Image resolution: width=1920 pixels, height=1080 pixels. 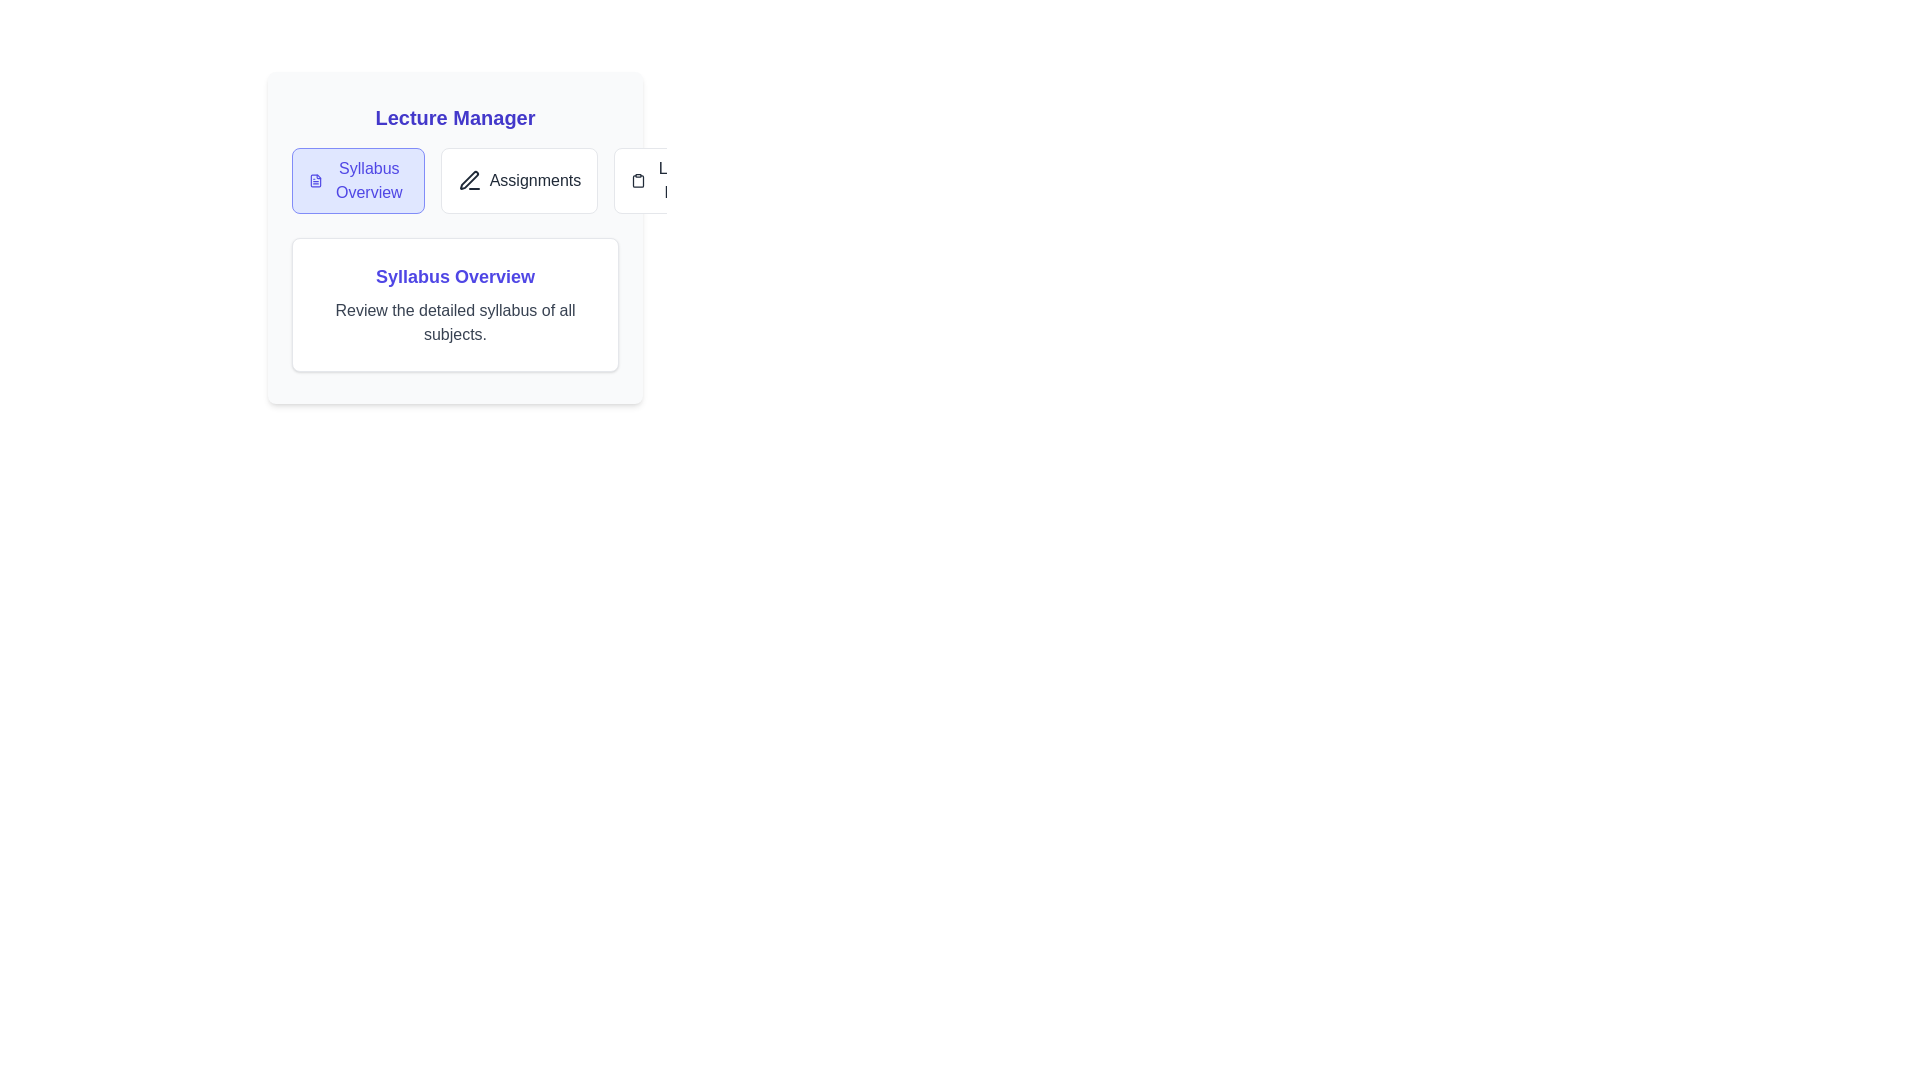 What do you see at coordinates (454, 322) in the screenshot?
I see `the text element that informs users about the syllabus overview, located in a white card below the title 'Syllabus Overview'` at bounding box center [454, 322].